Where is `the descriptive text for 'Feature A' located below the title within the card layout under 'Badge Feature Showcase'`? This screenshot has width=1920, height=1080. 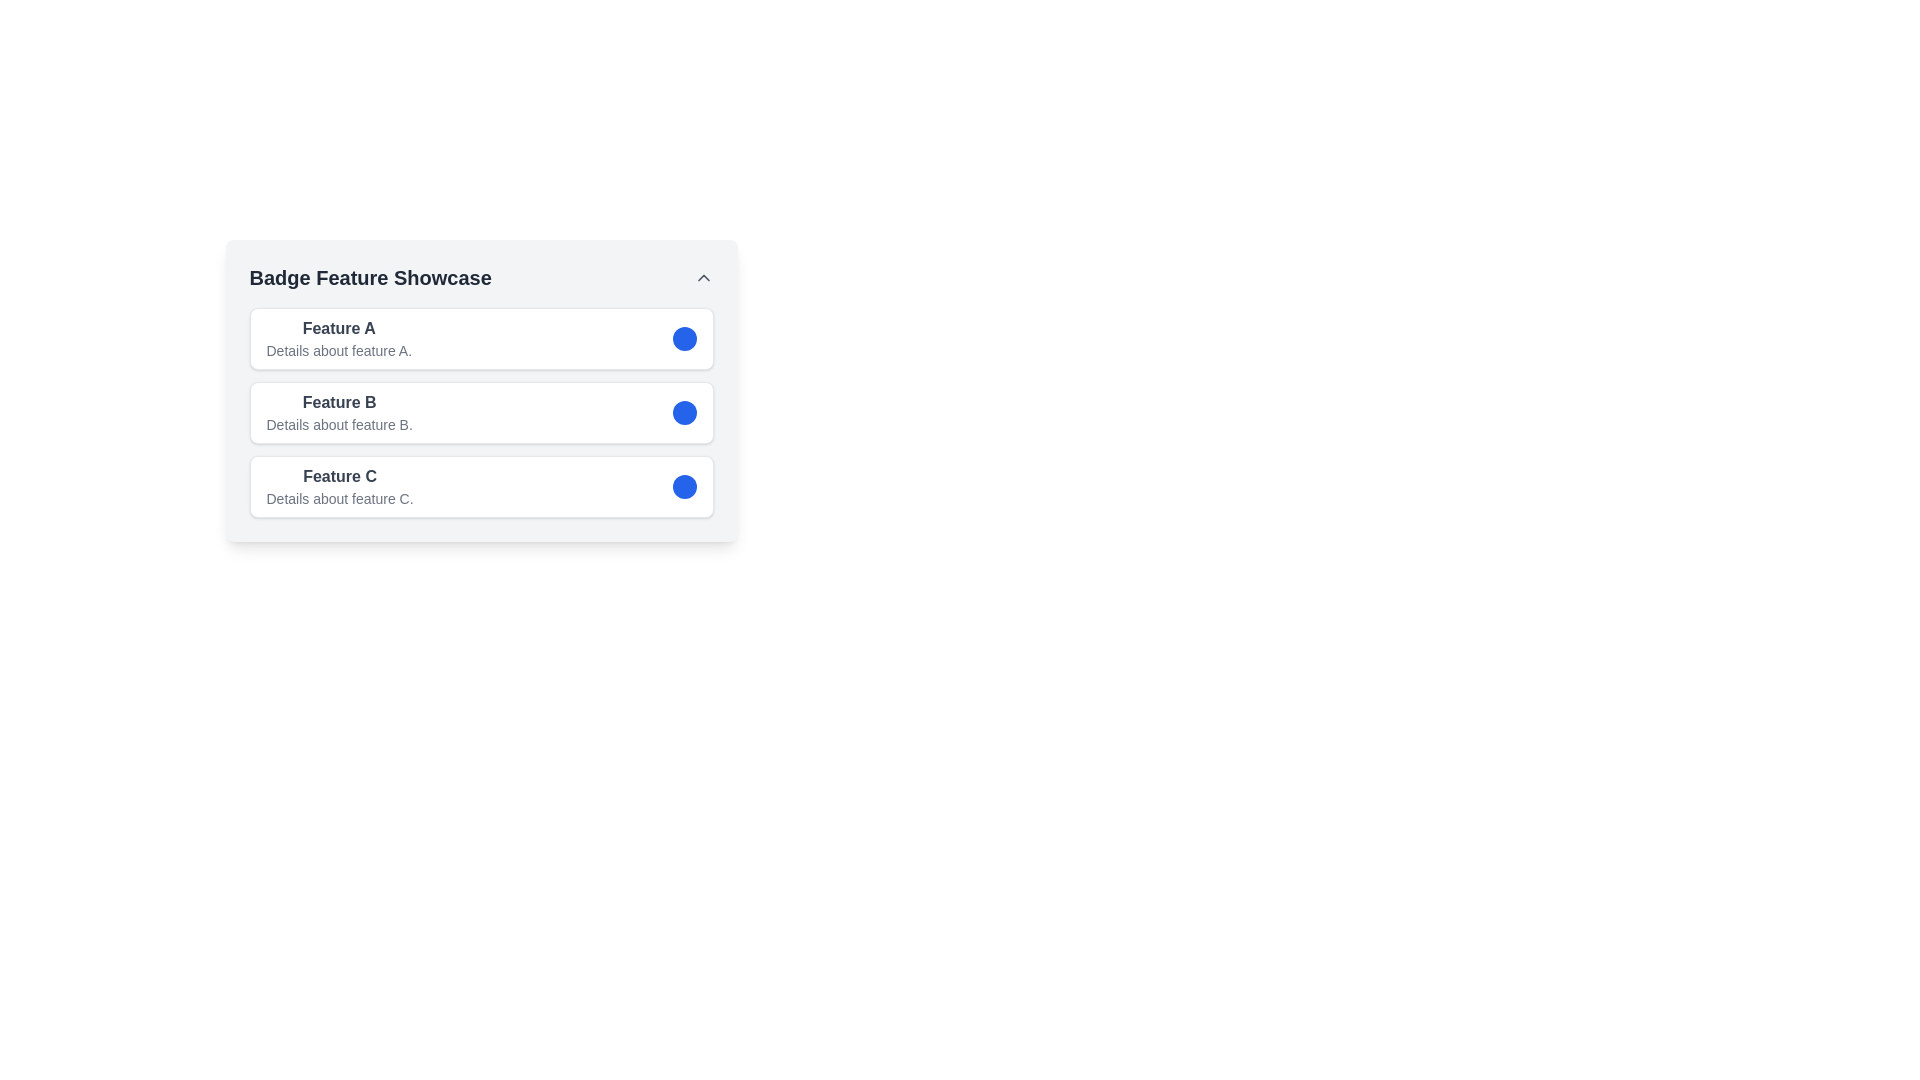
the descriptive text for 'Feature A' located below the title within the card layout under 'Badge Feature Showcase' is located at coordinates (339, 350).